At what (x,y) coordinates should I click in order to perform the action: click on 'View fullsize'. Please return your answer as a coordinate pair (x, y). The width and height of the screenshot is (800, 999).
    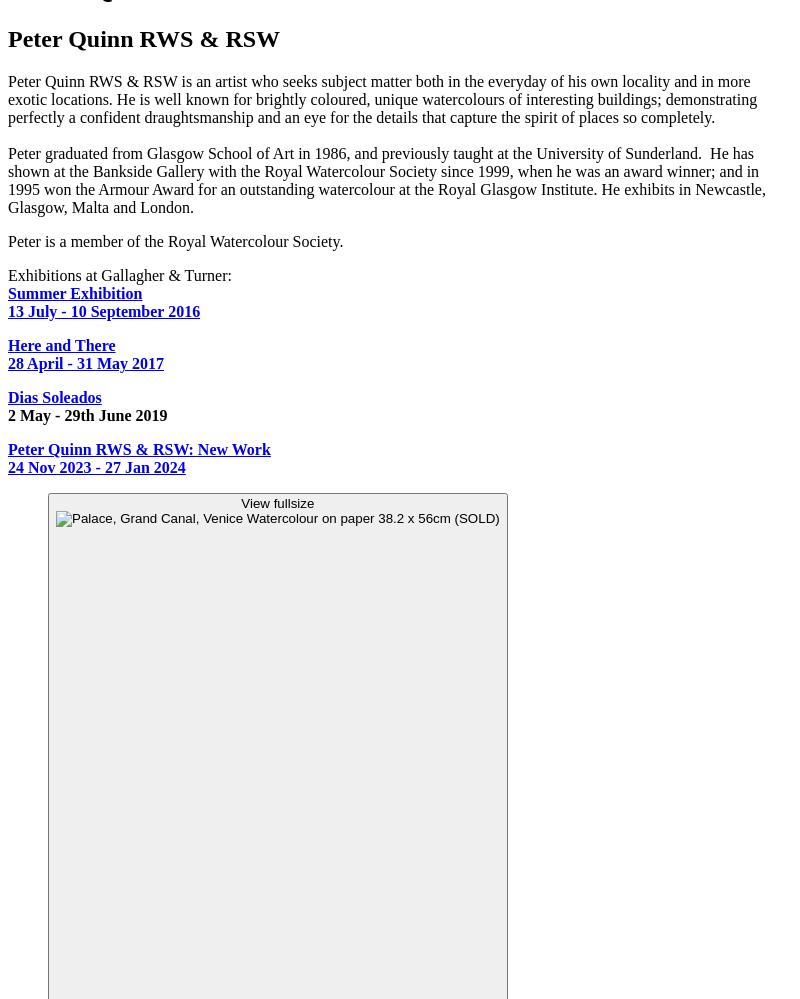
    Looking at the image, I should click on (240, 502).